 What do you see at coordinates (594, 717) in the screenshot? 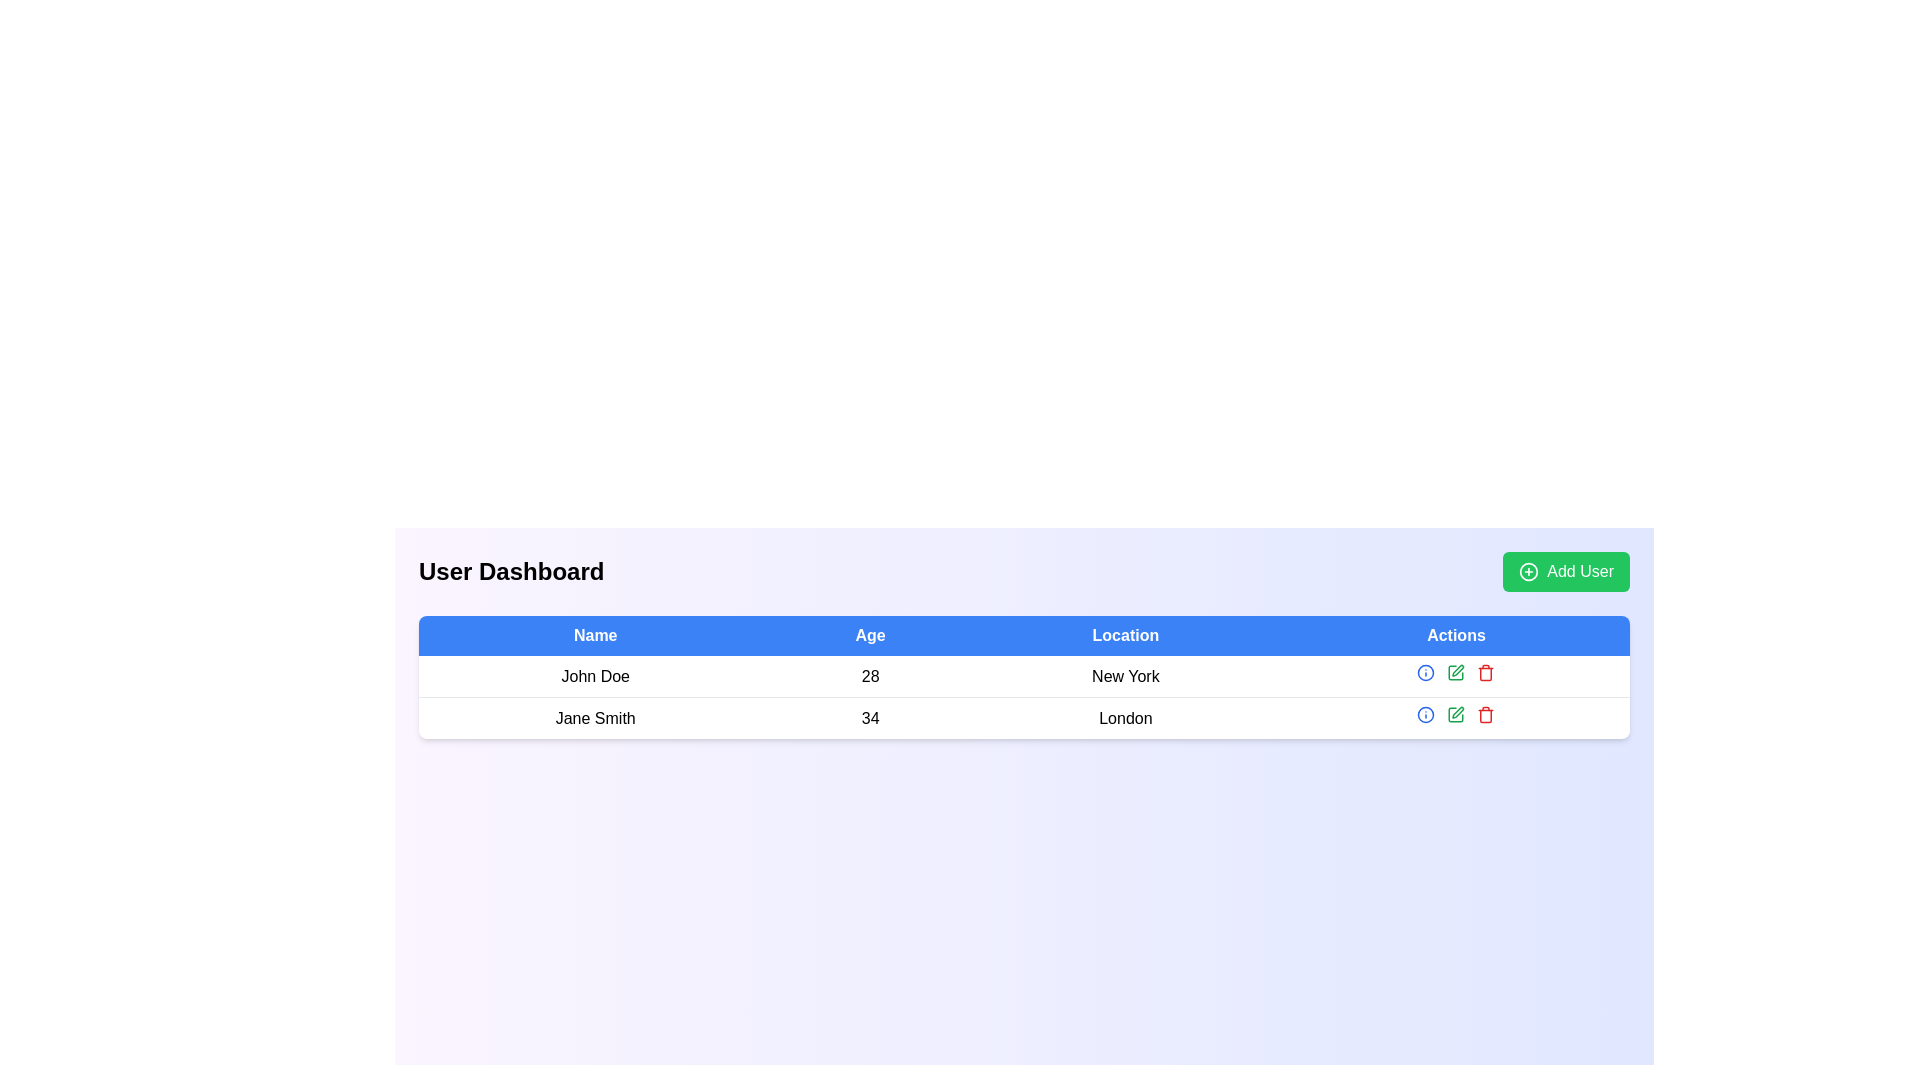
I see `the table cell under the 'Name' column` at bounding box center [594, 717].